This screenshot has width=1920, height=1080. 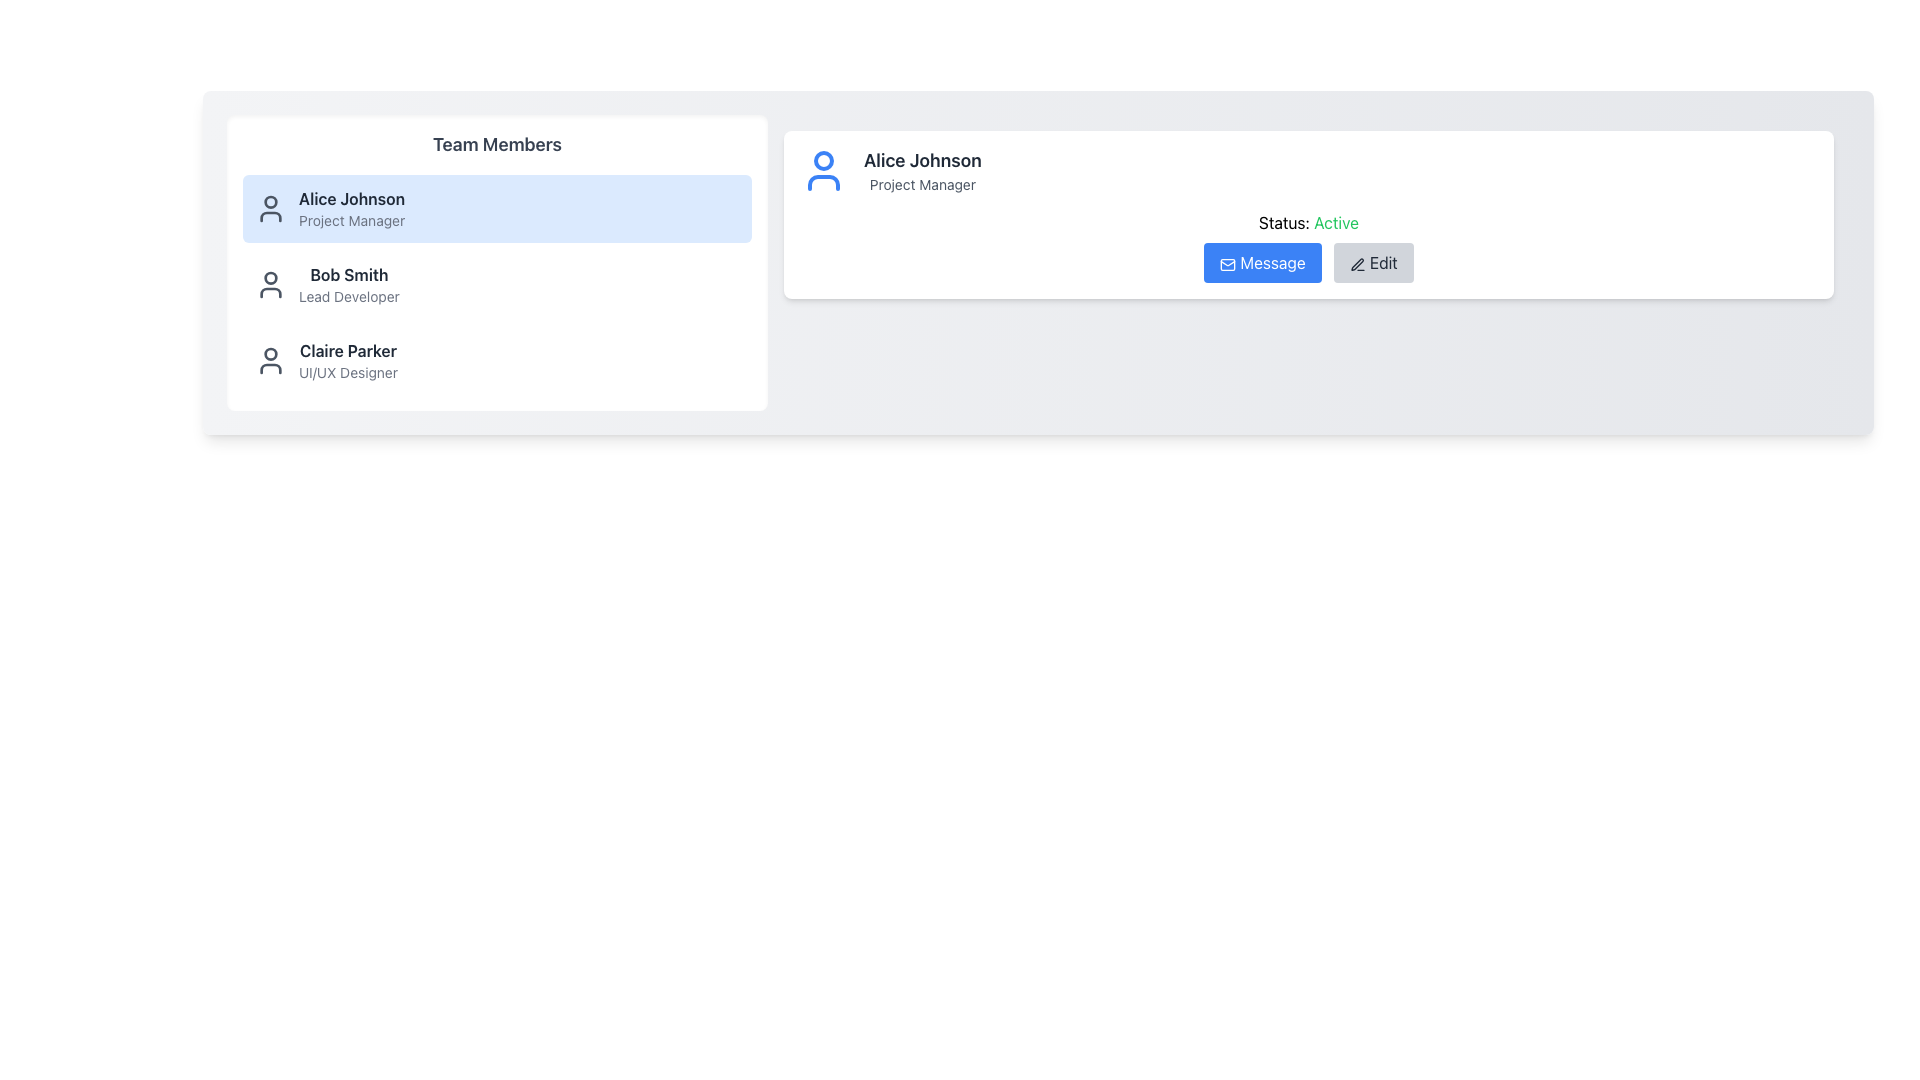 I want to click on the first team member's Text Label in the left sidebar under the 'Team Members' section, so click(x=351, y=199).